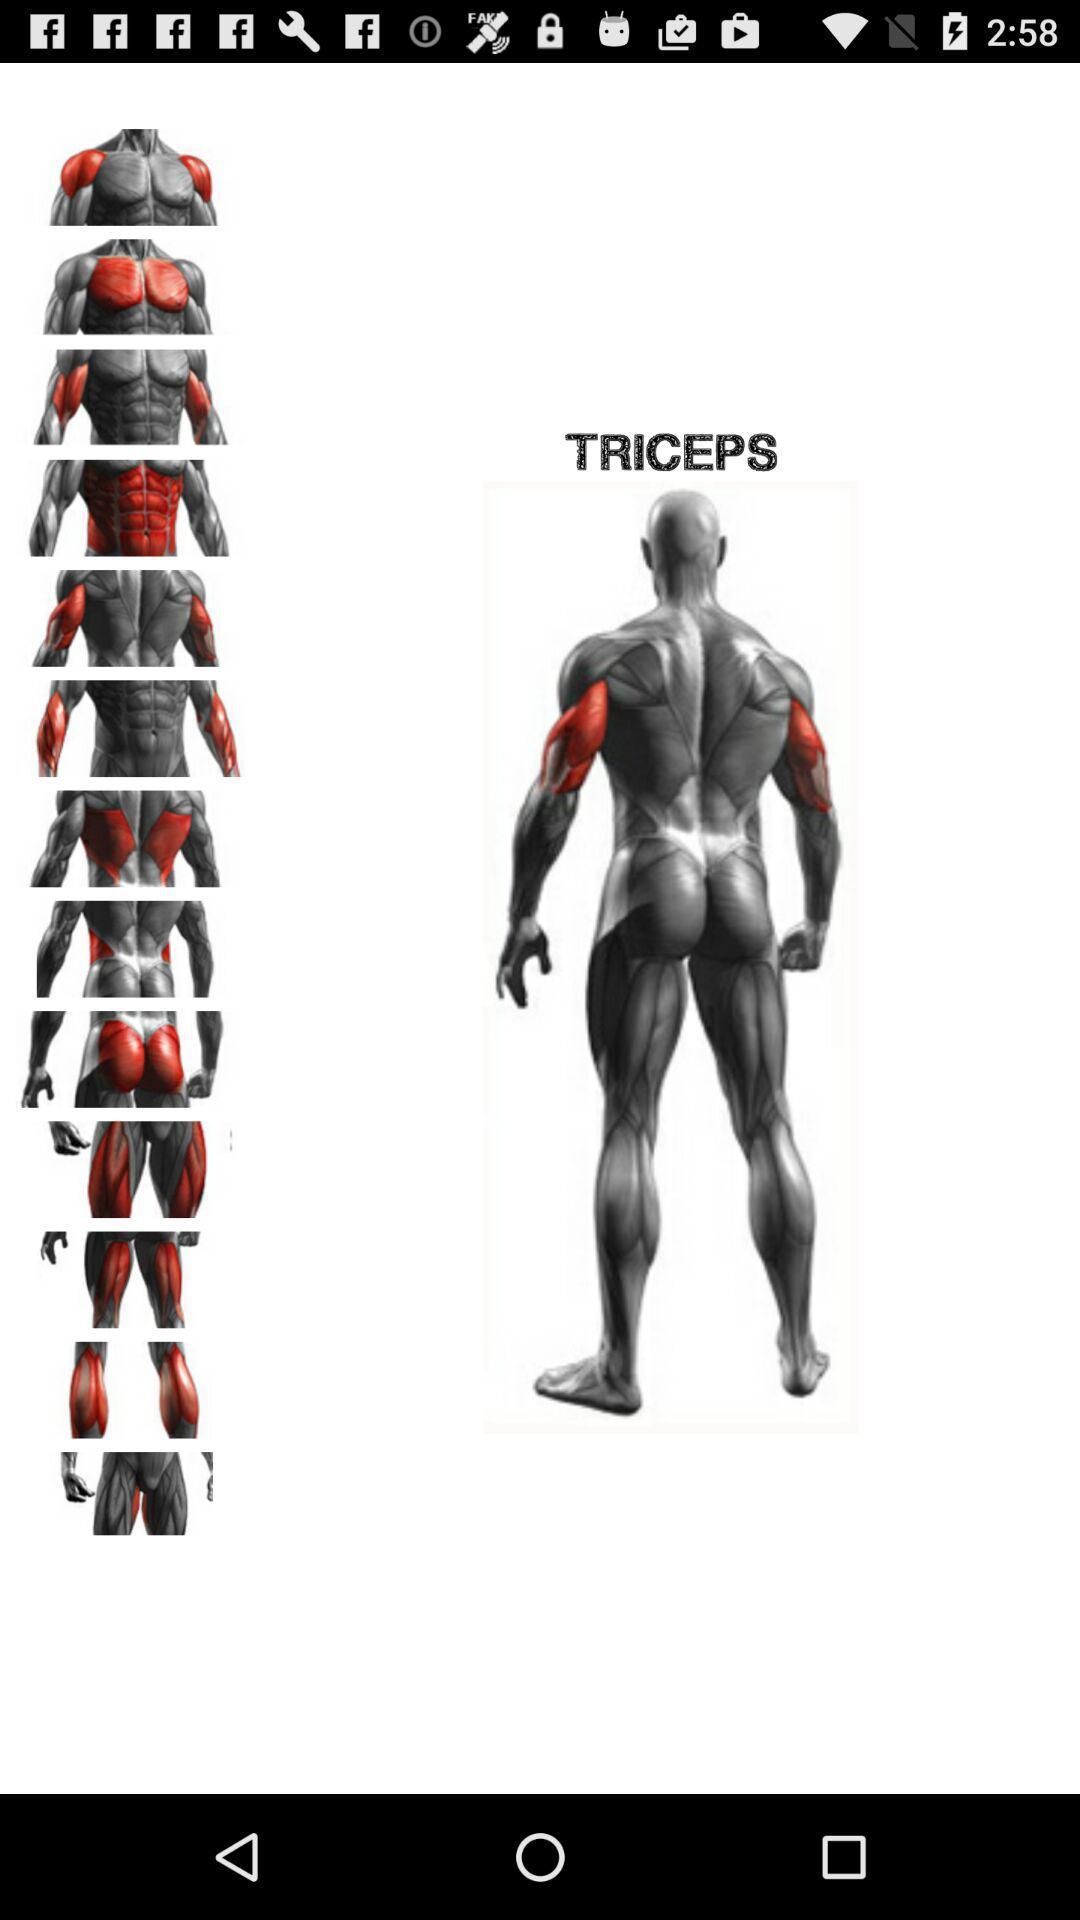 Image resolution: width=1080 pixels, height=1920 pixels. I want to click on biceps, so click(131, 391).